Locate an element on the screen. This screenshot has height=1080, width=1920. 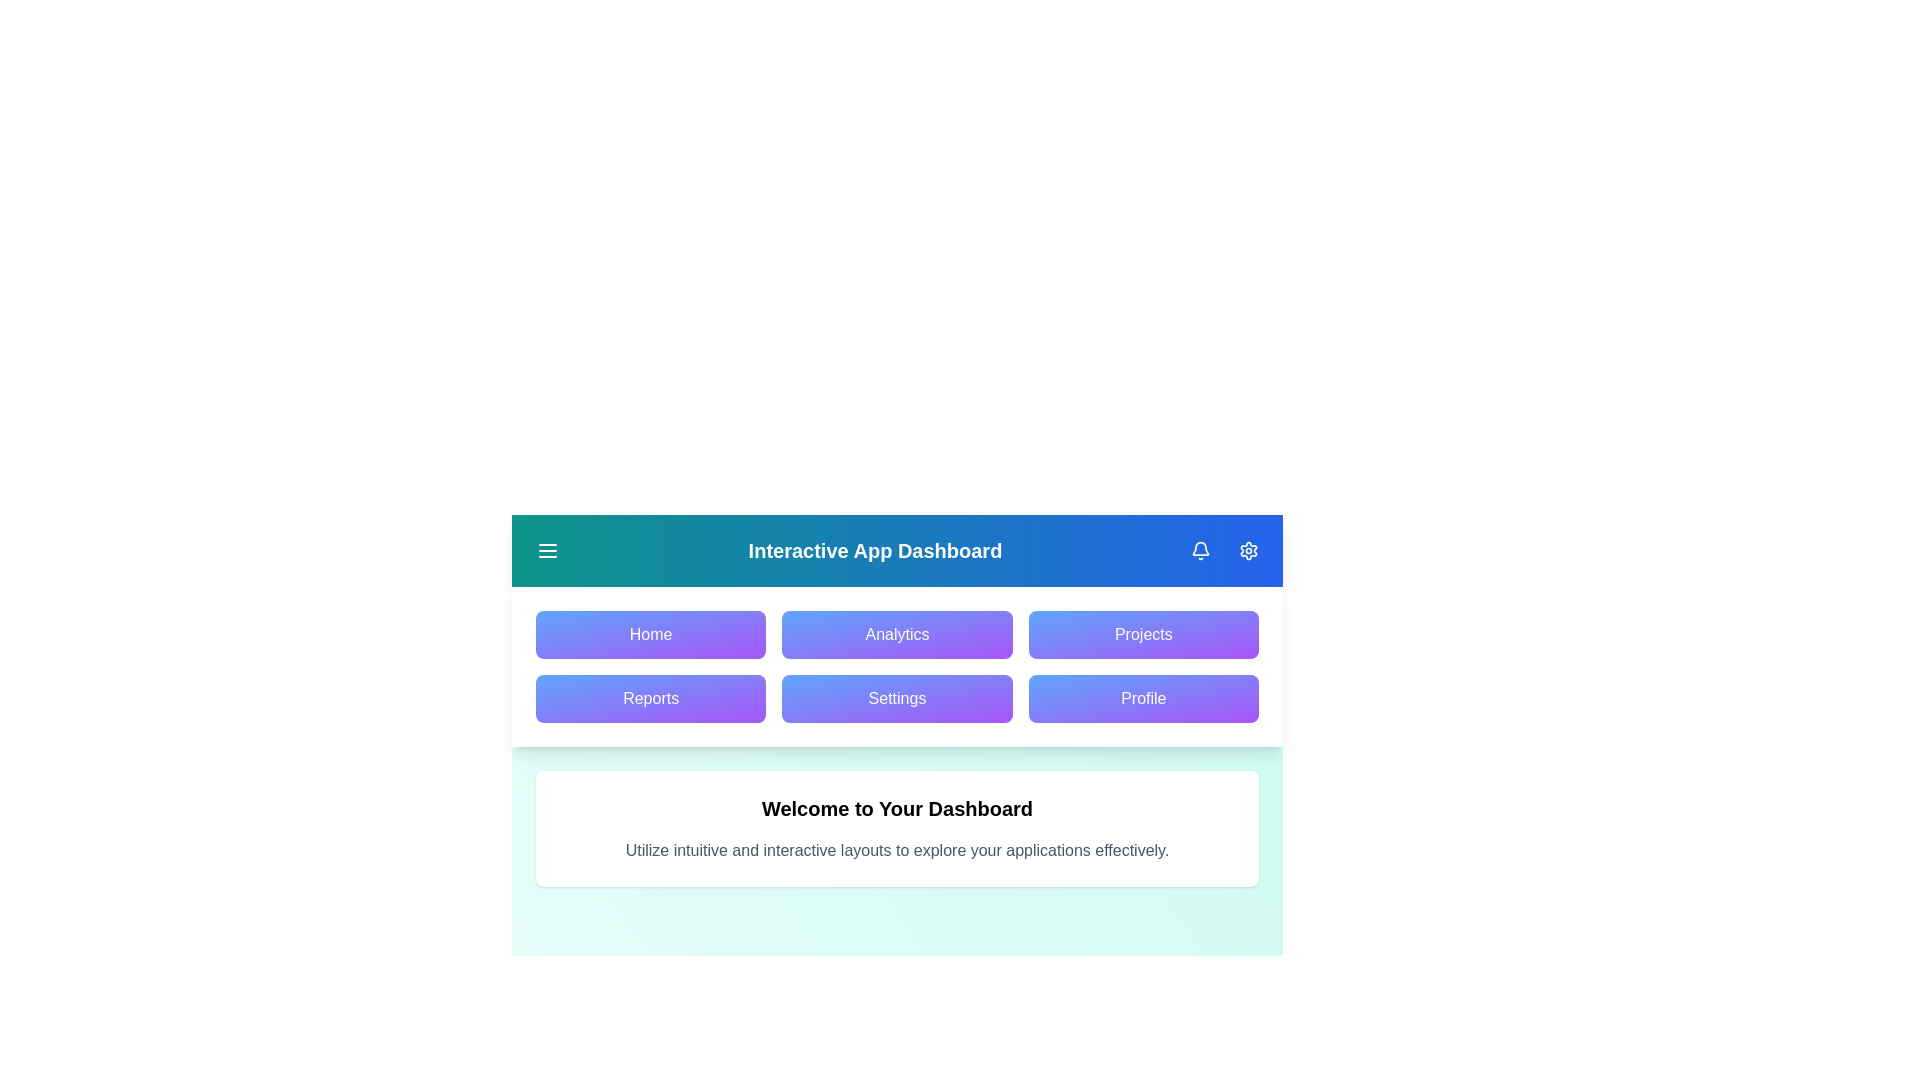
the notification button in the app bar is located at coordinates (1200, 551).